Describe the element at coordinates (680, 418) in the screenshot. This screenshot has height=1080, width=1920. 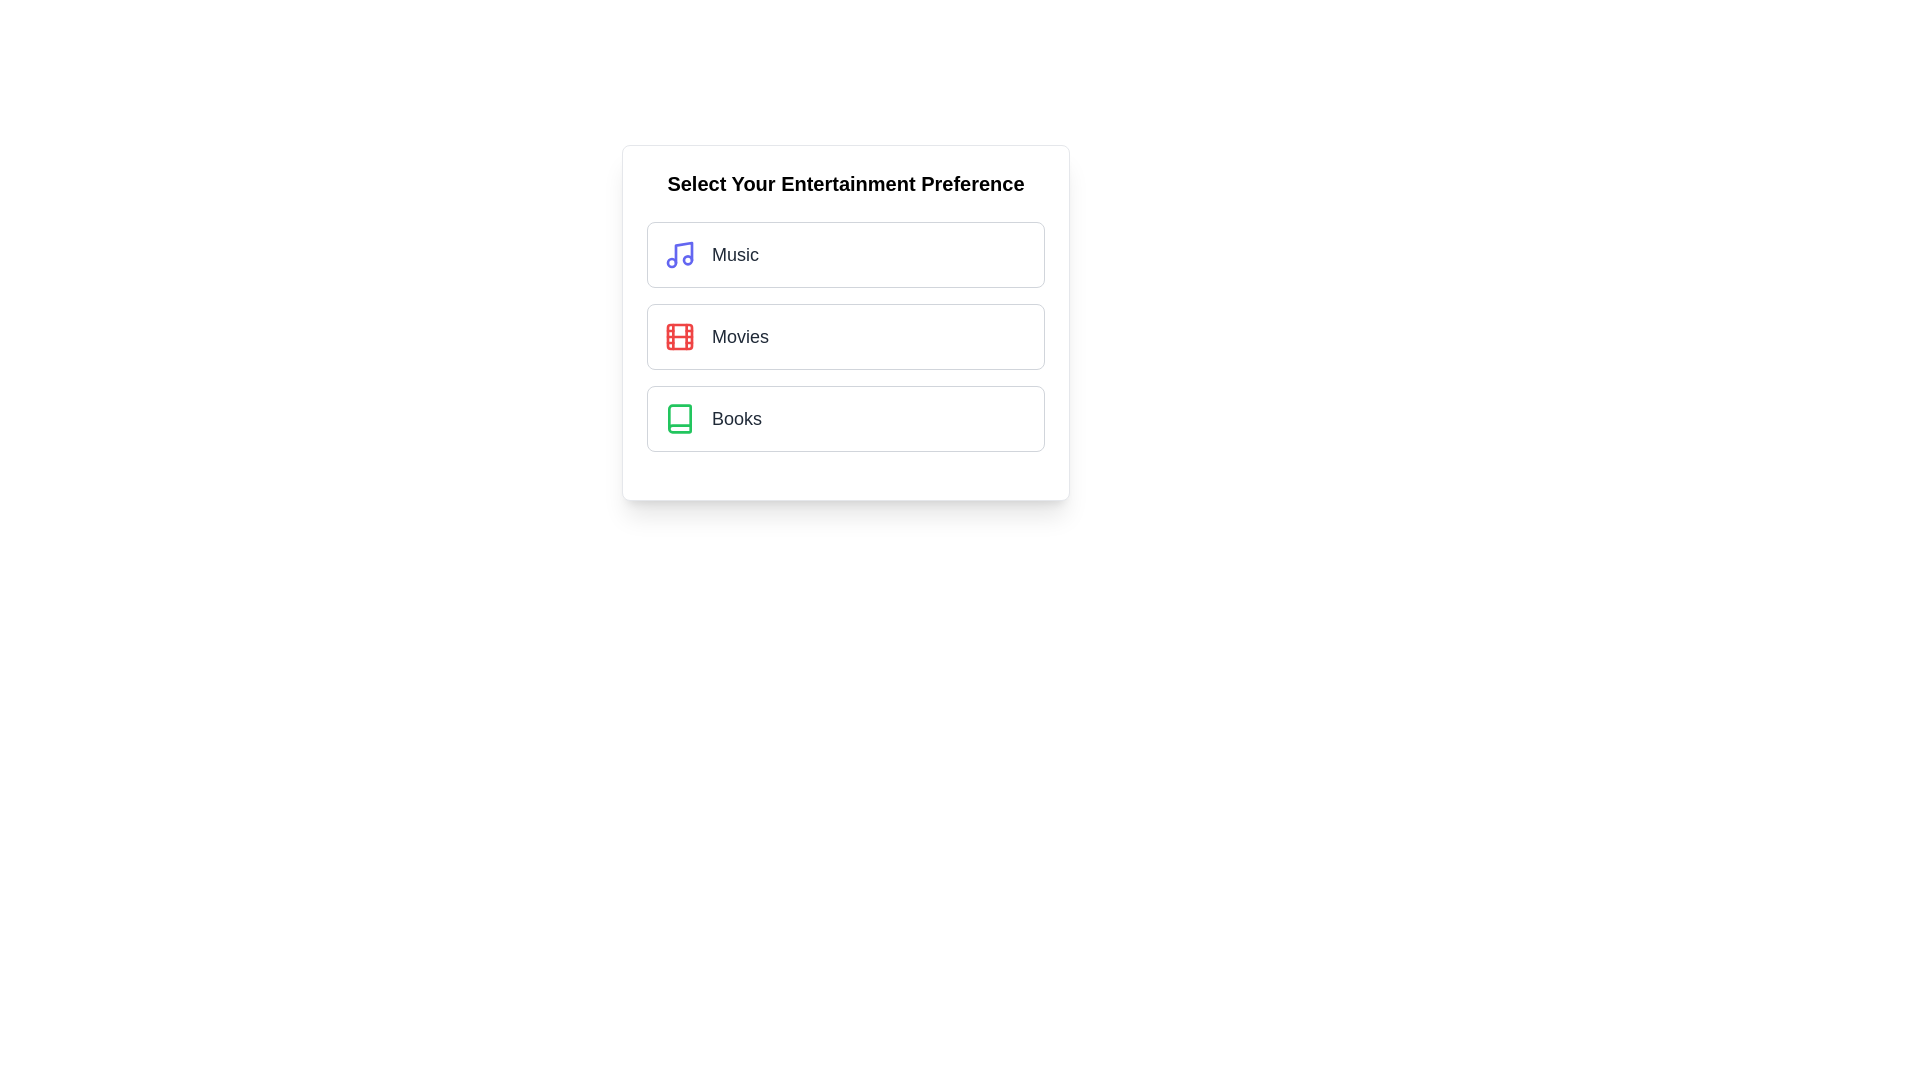
I see `the 'Books' icon in the entertainment preferences list` at that location.